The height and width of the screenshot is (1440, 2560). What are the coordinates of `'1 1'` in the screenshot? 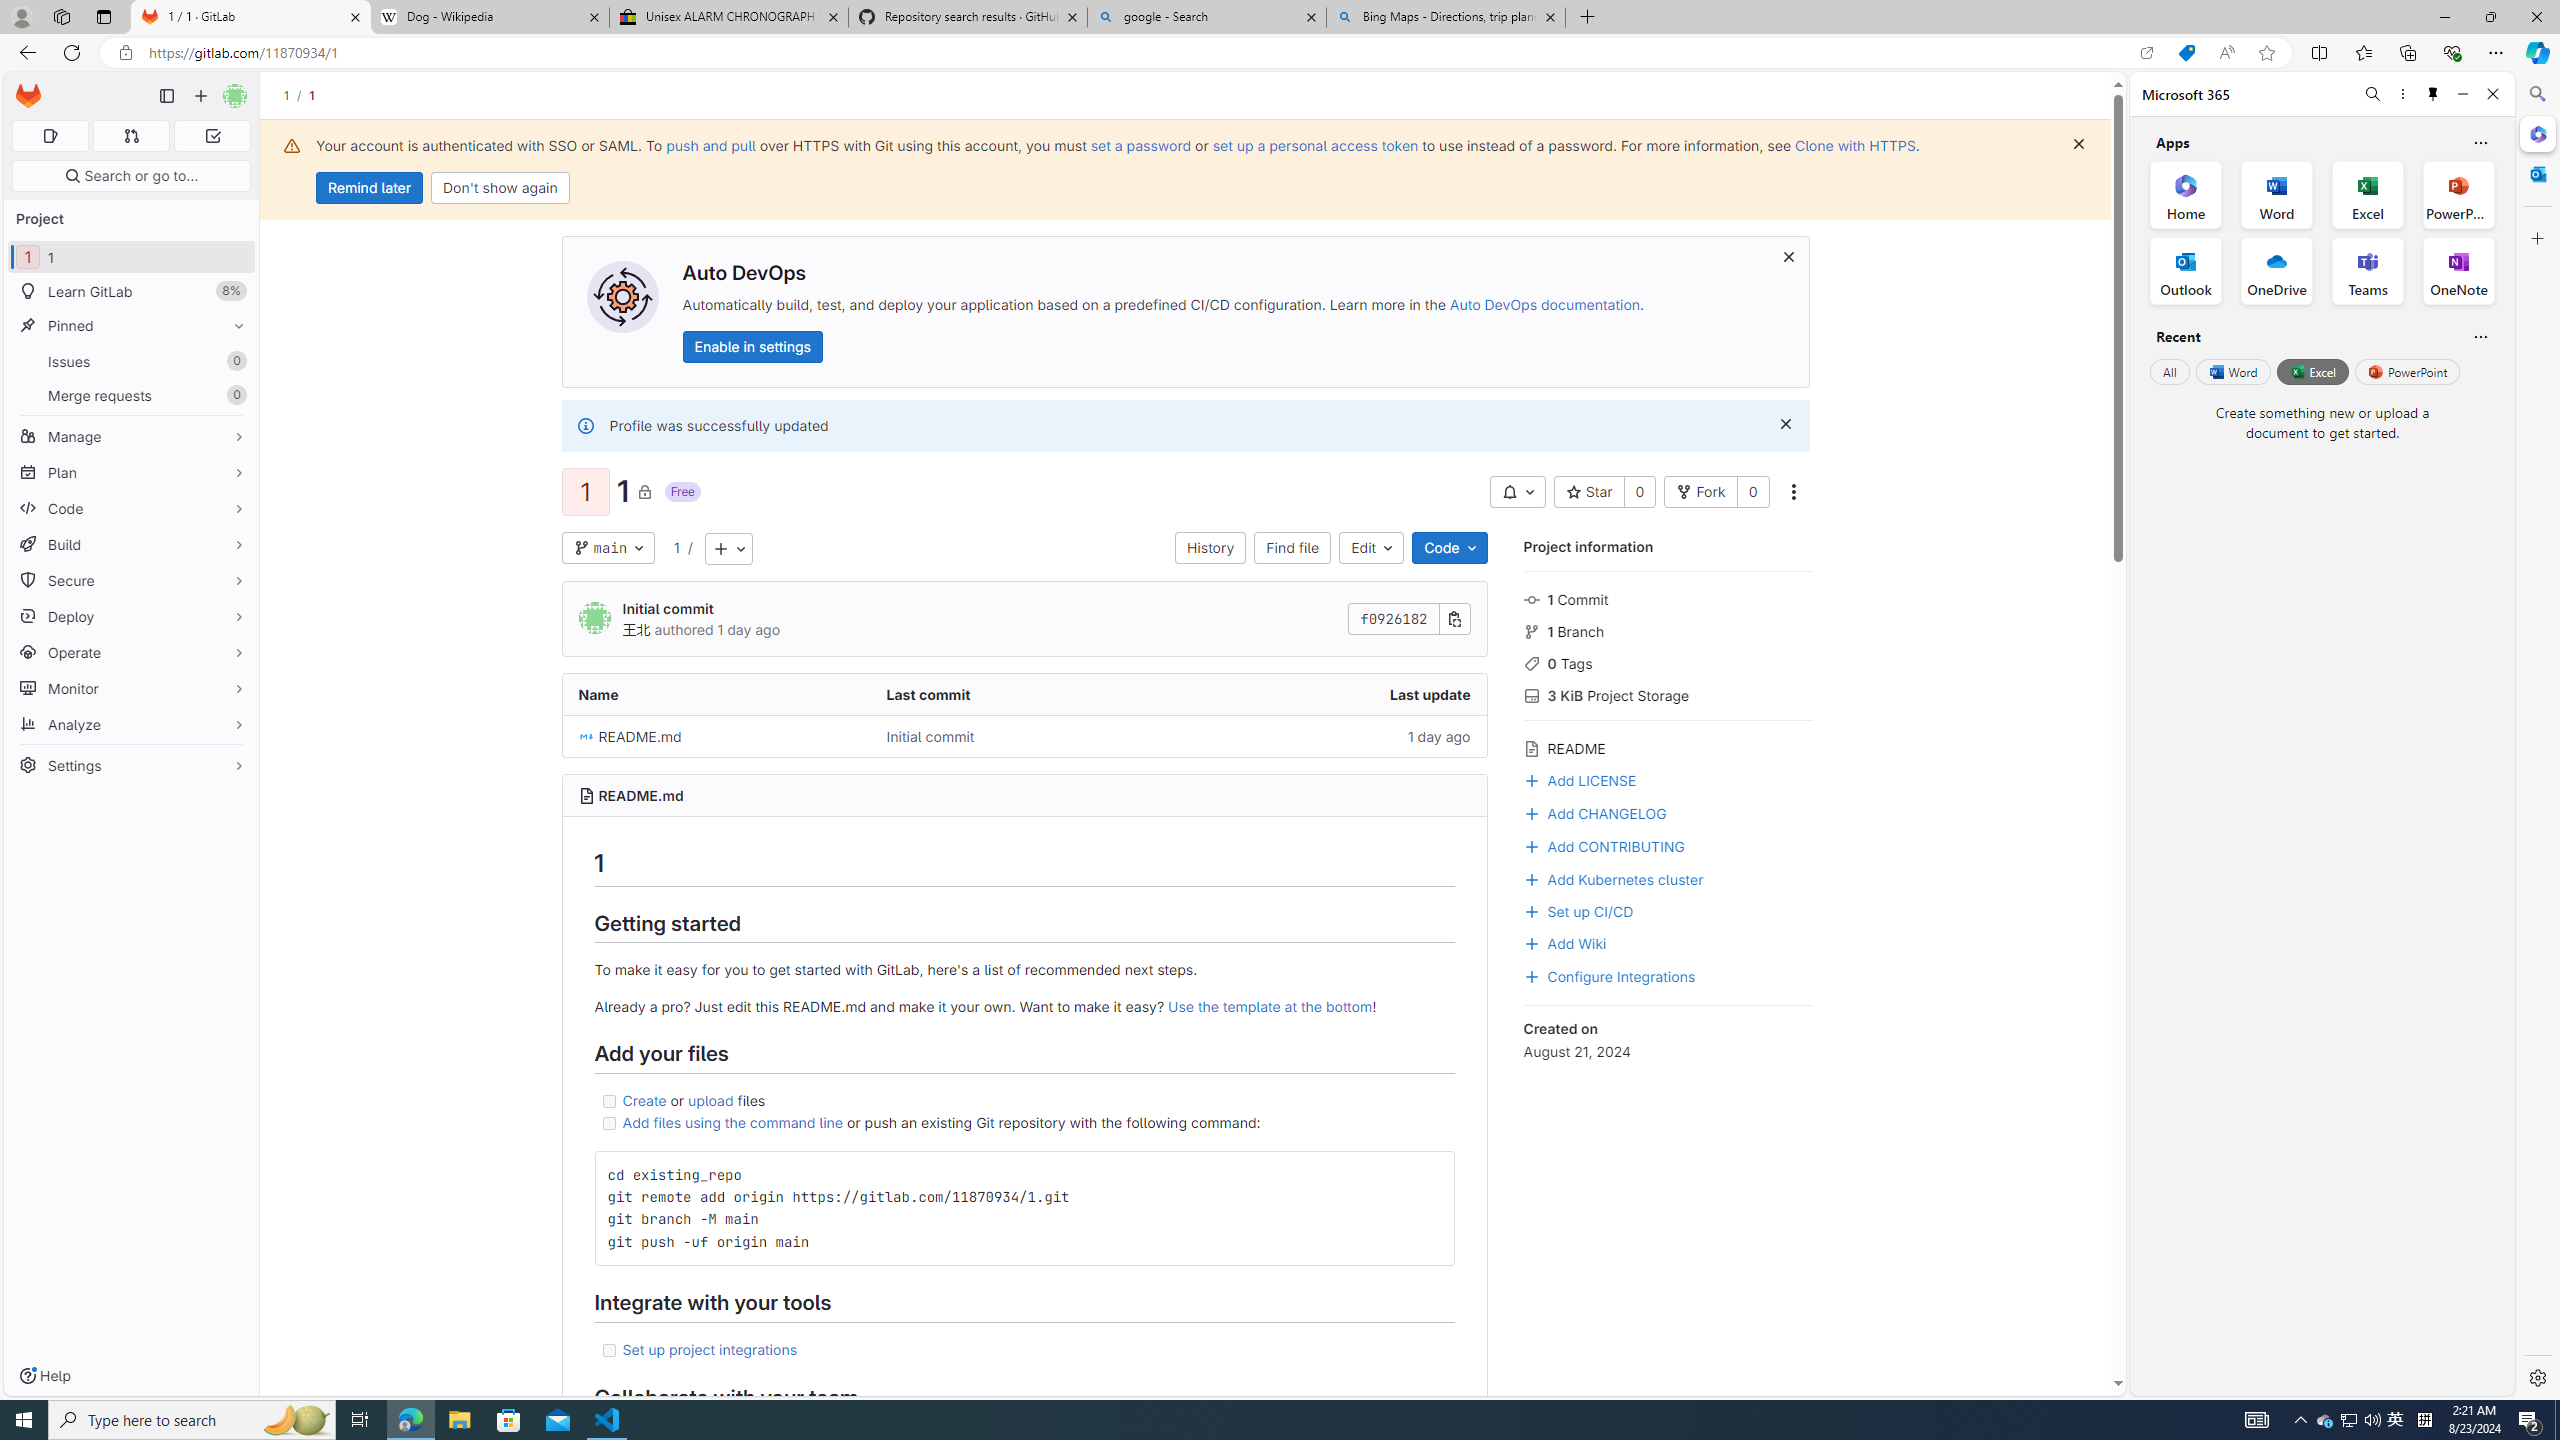 It's located at (130, 256).